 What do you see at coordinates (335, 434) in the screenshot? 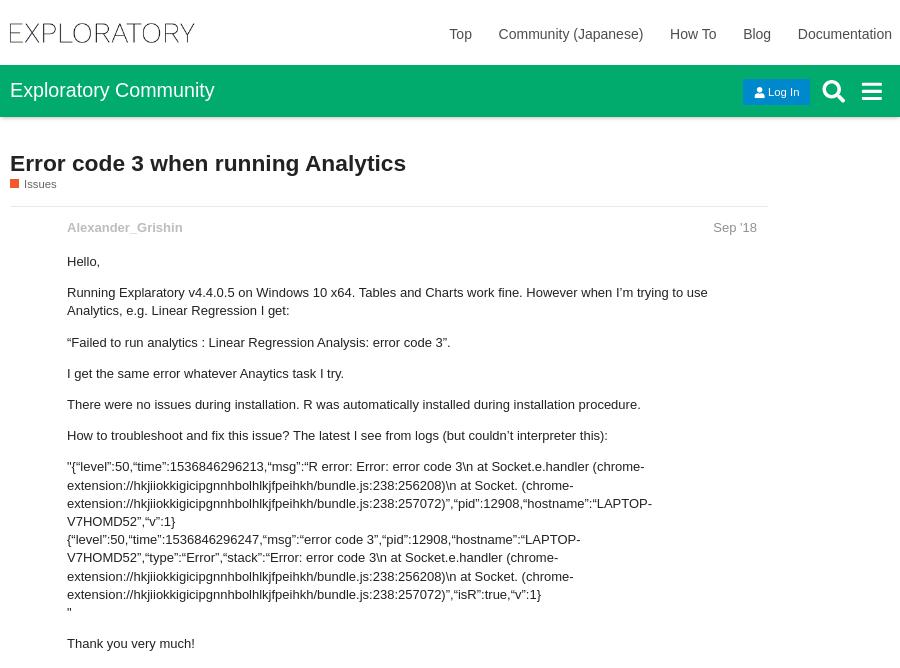
I see `'How to troubleshoot and fix this issue? The latest I see from logs (but couldn’t interpreter this):'` at bounding box center [335, 434].